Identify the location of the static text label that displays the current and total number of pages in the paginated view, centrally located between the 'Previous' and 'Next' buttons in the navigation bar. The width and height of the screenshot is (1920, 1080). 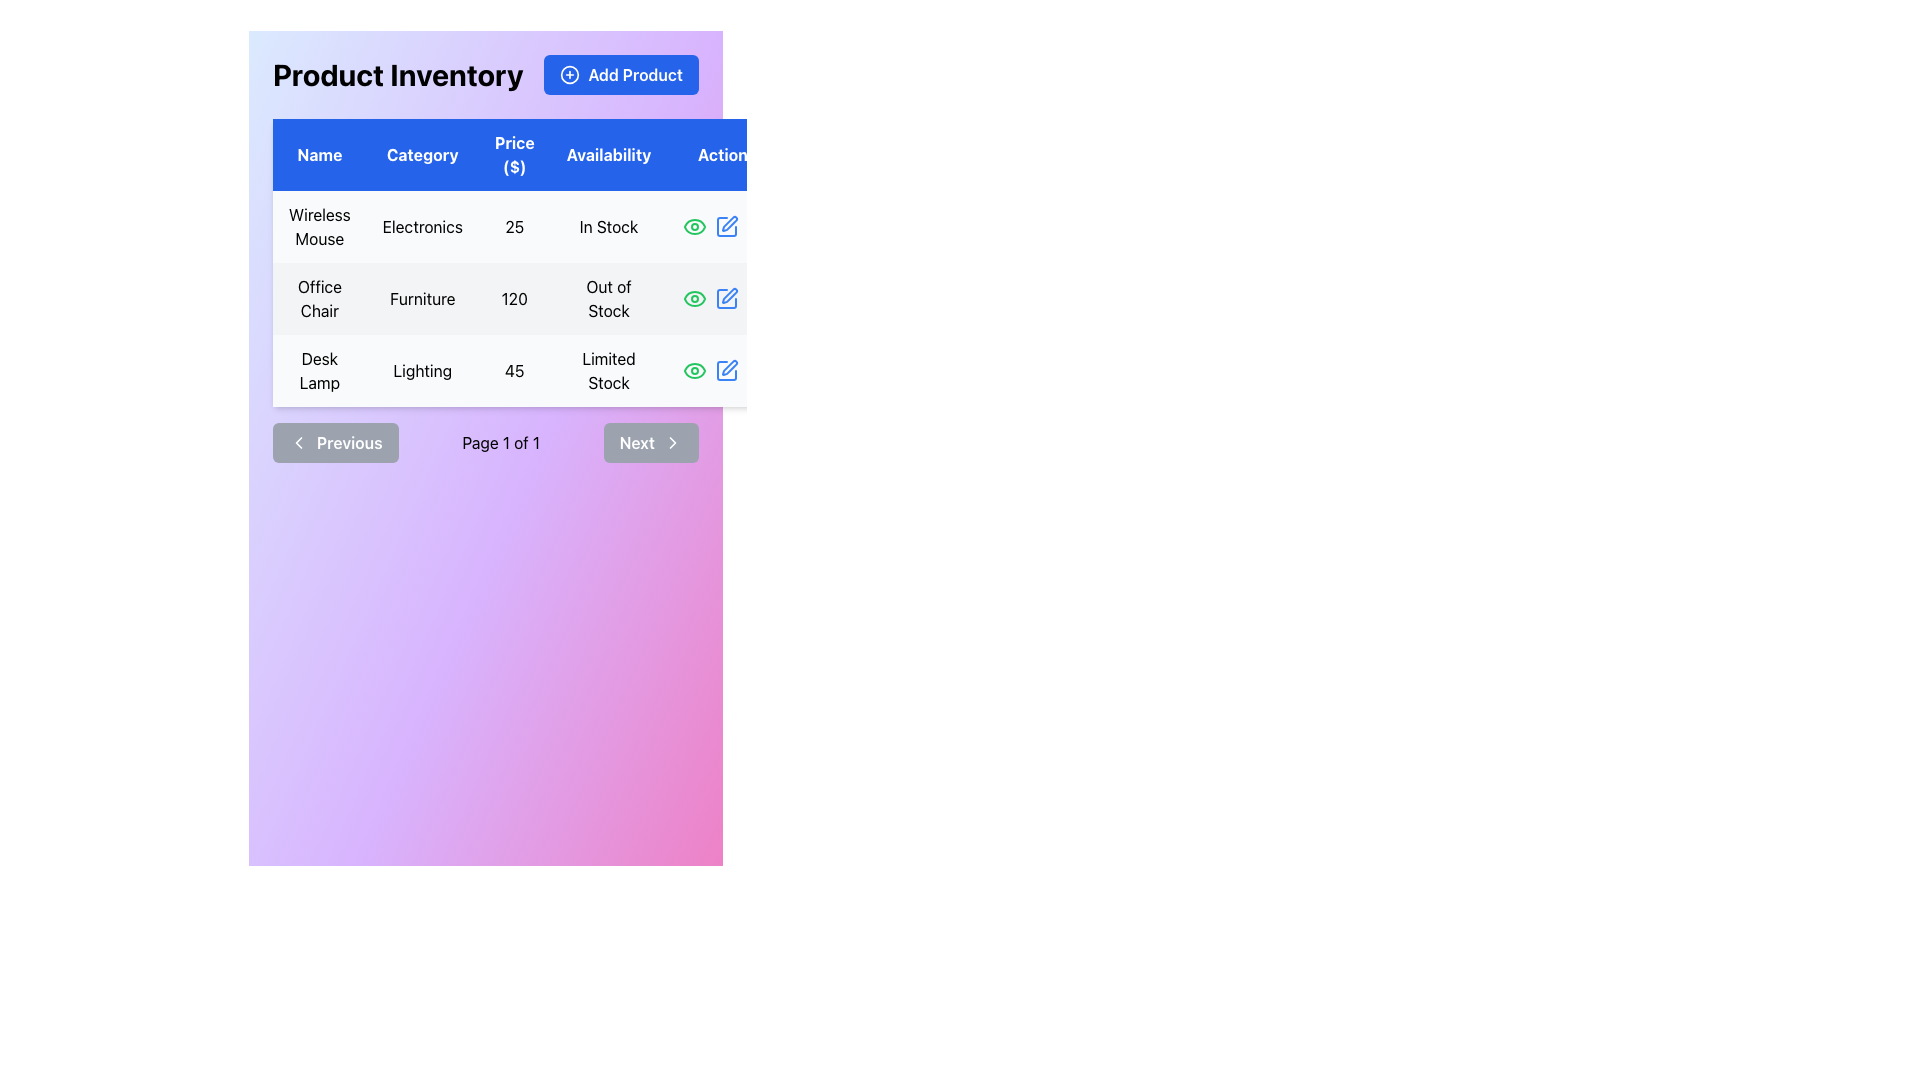
(501, 442).